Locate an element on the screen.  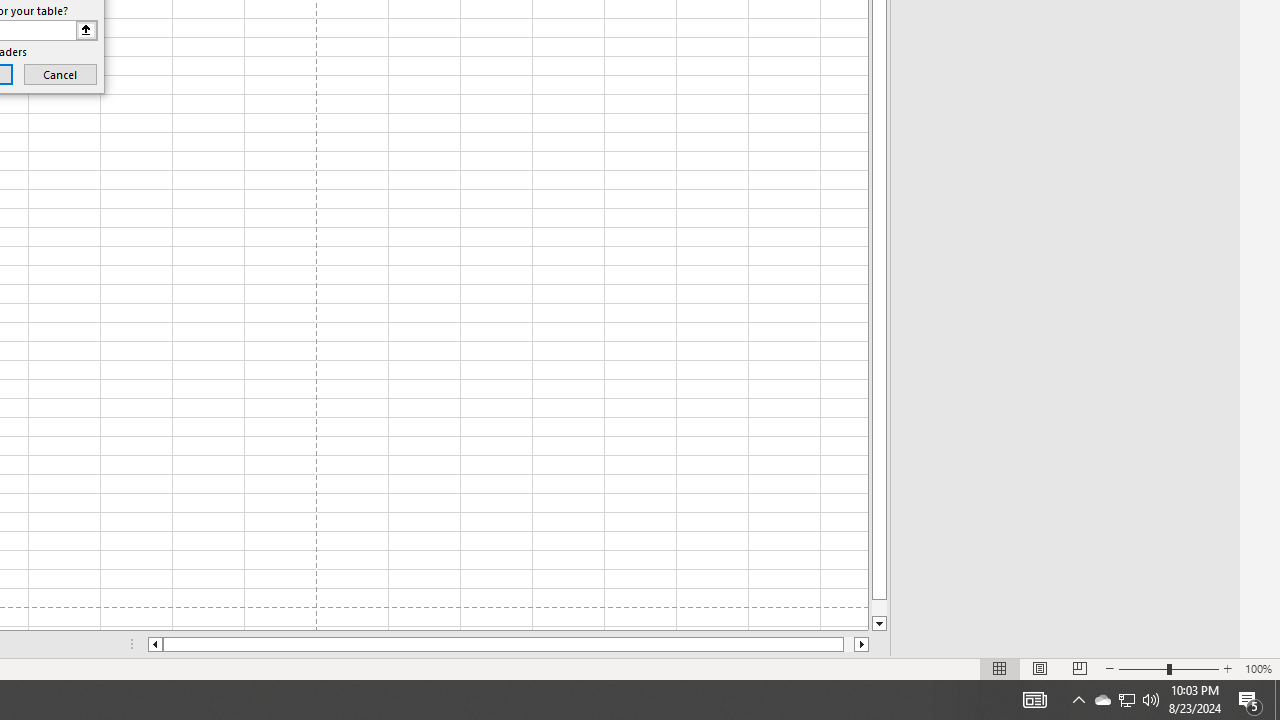
'Line down' is located at coordinates (879, 623).